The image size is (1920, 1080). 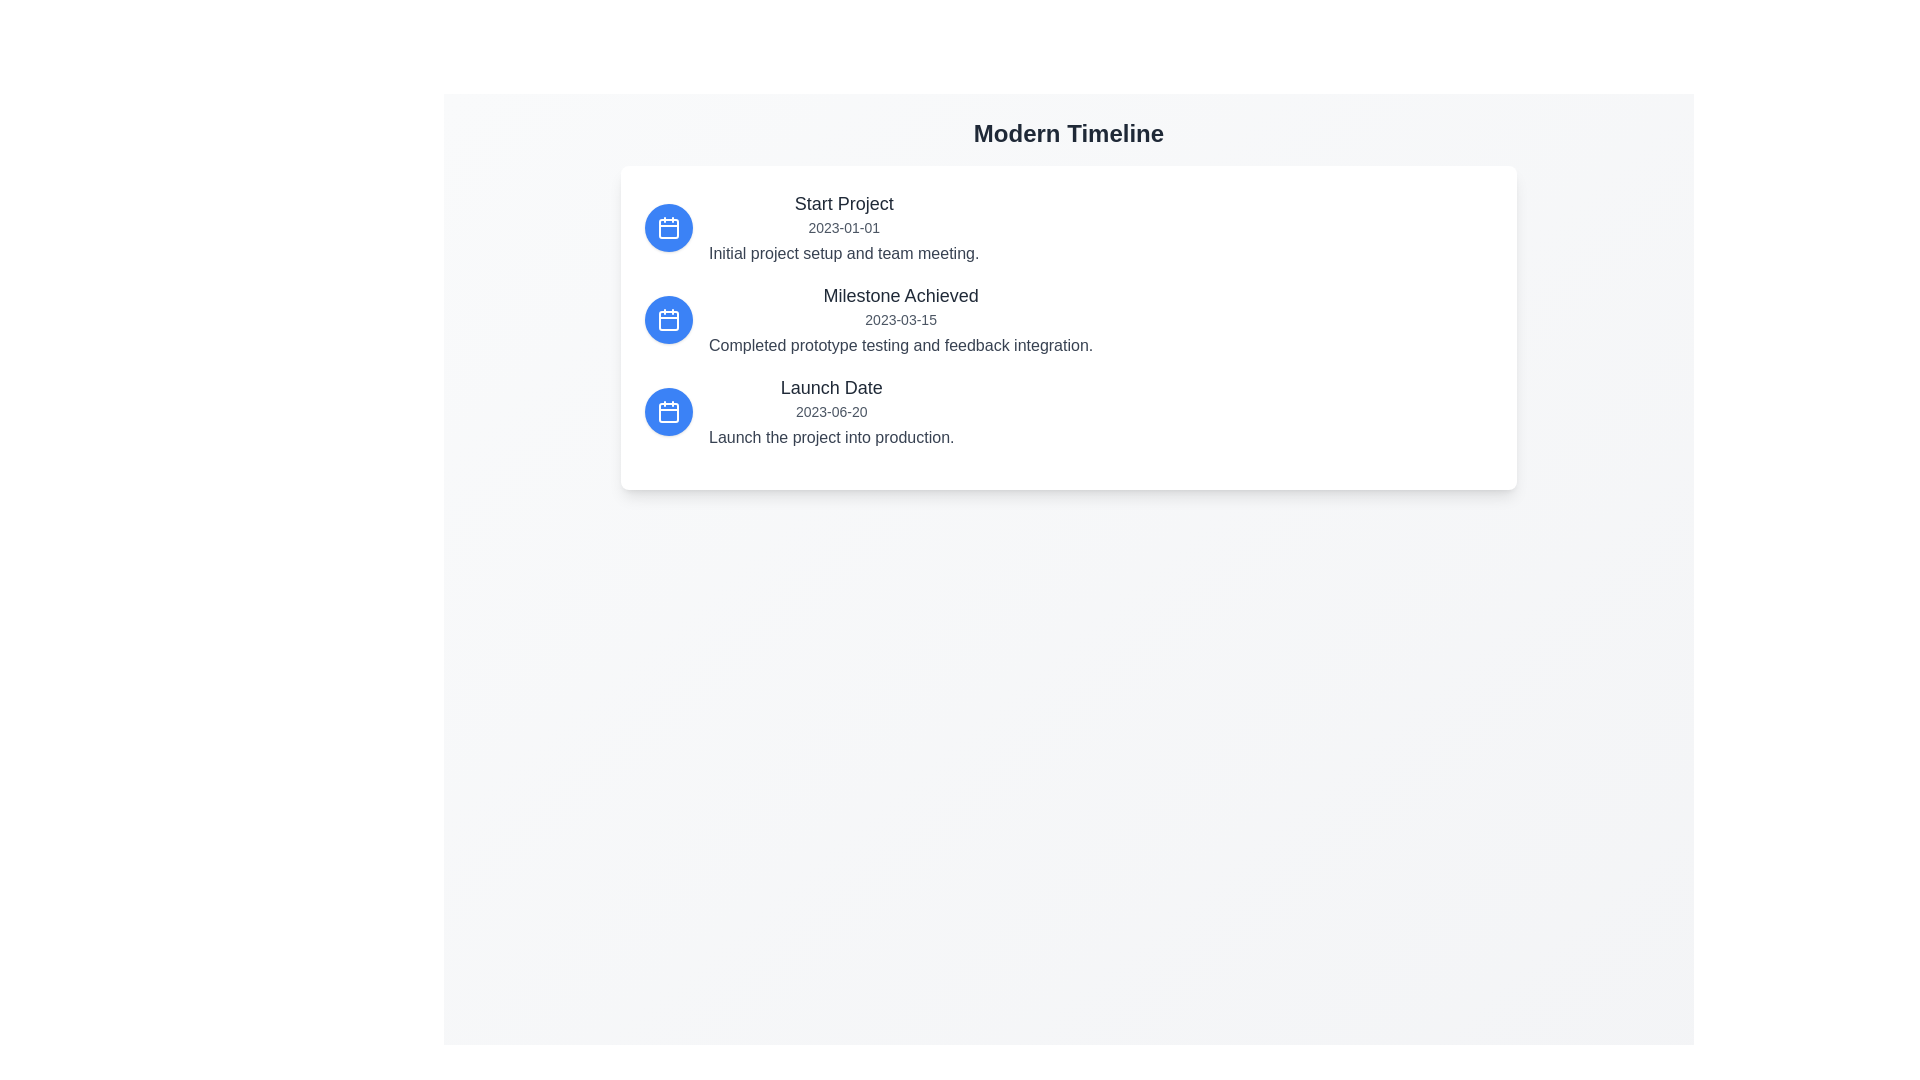 I want to click on the circular blue icon with a white calendar representing an event, located next to the 'Milestone Achieved' entry in the timeline, so click(x=668, y=319).